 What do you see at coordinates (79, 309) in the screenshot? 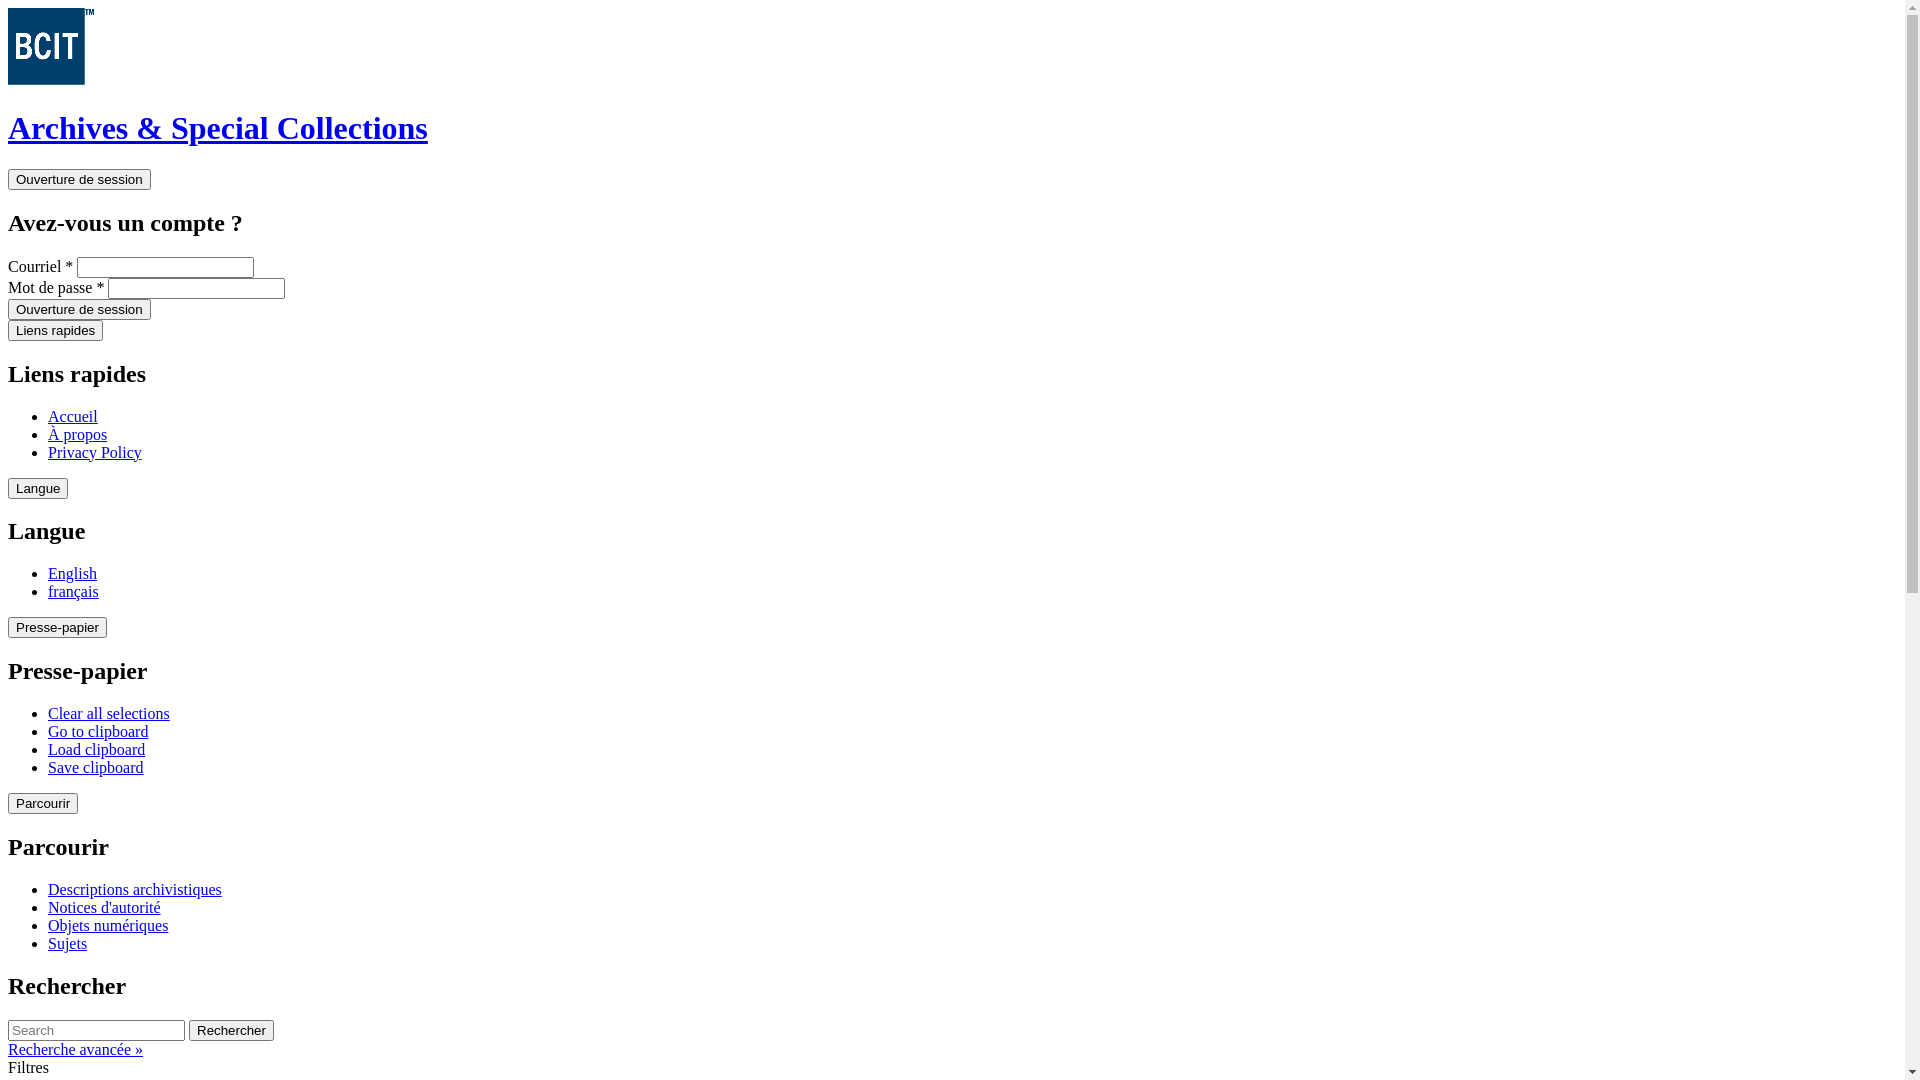
I see `'Ouverture de session'` at bounding box center [79, 309].